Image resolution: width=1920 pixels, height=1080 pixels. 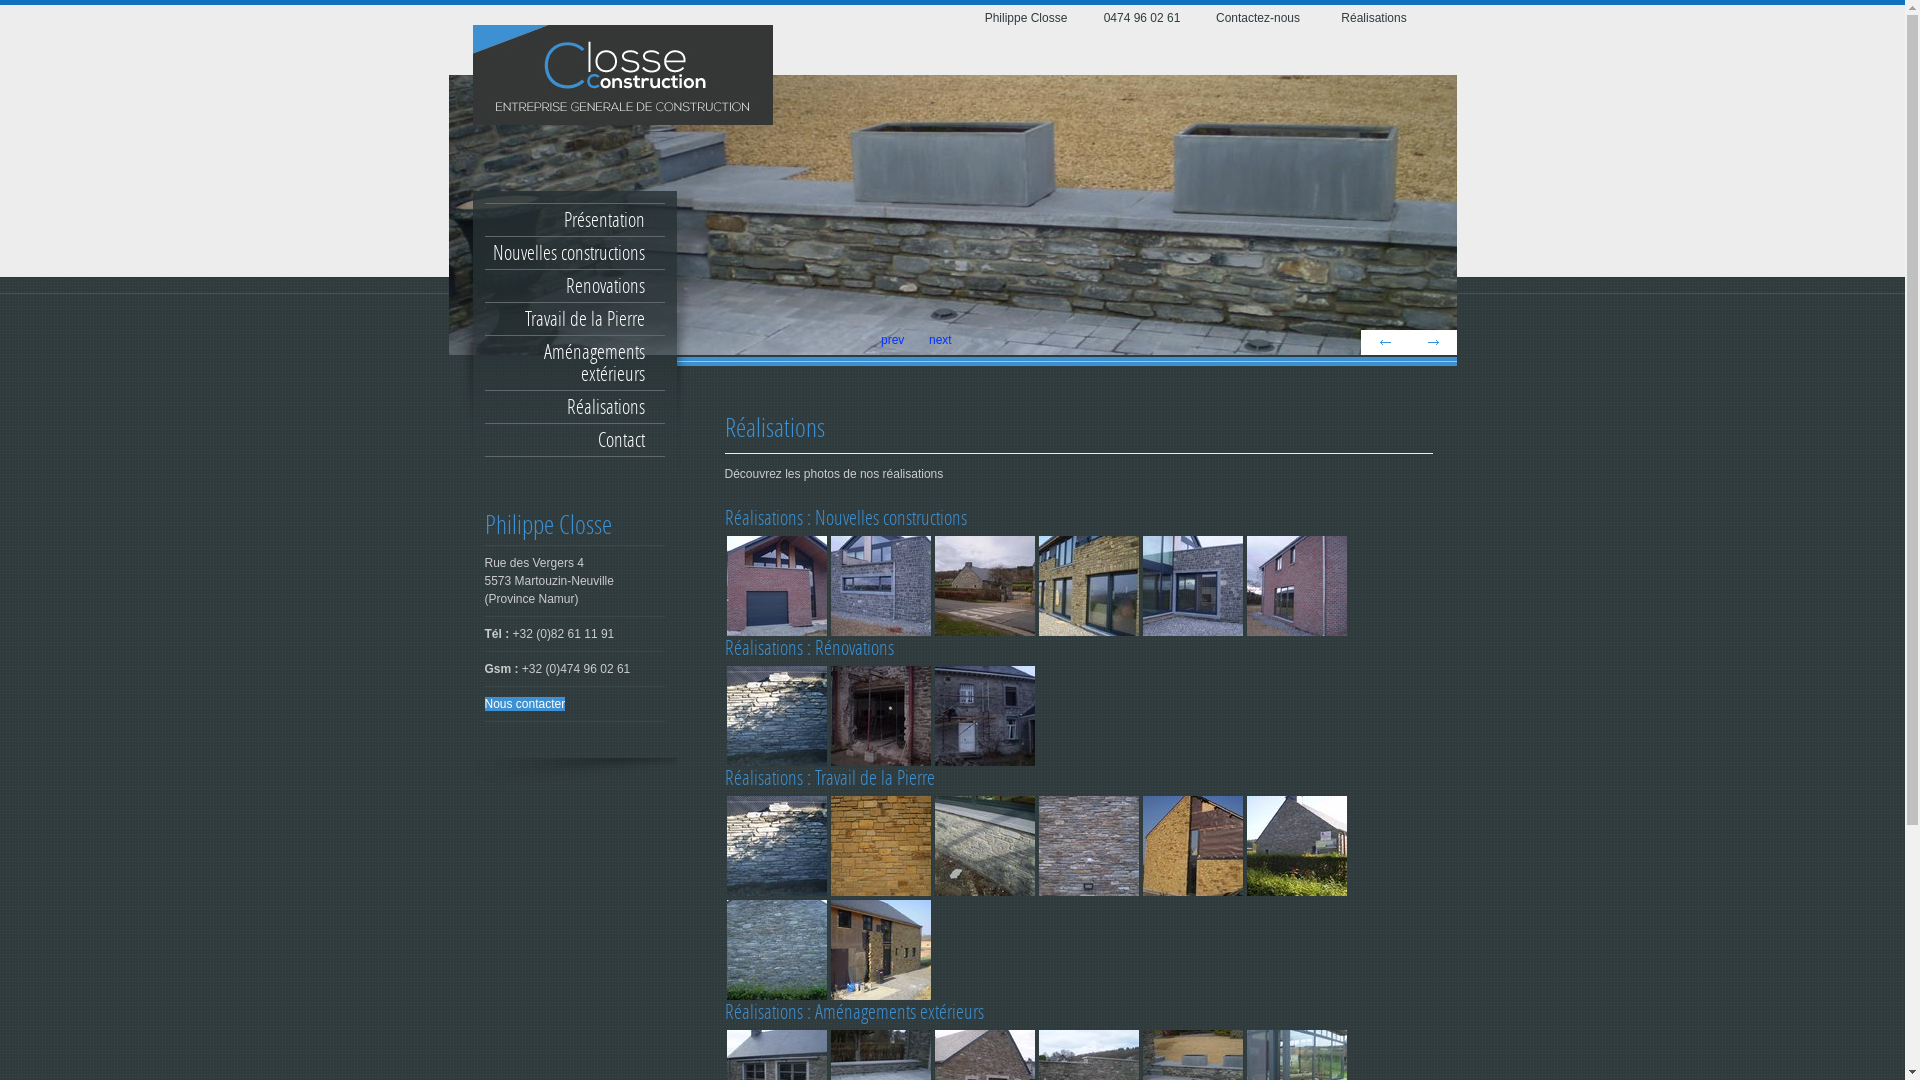 What do you see at coordinates (775, 845) in the screenshot?
I see `'OLYMPUS DIGITAL CAMERA         '` at bounding box center [775, 845].